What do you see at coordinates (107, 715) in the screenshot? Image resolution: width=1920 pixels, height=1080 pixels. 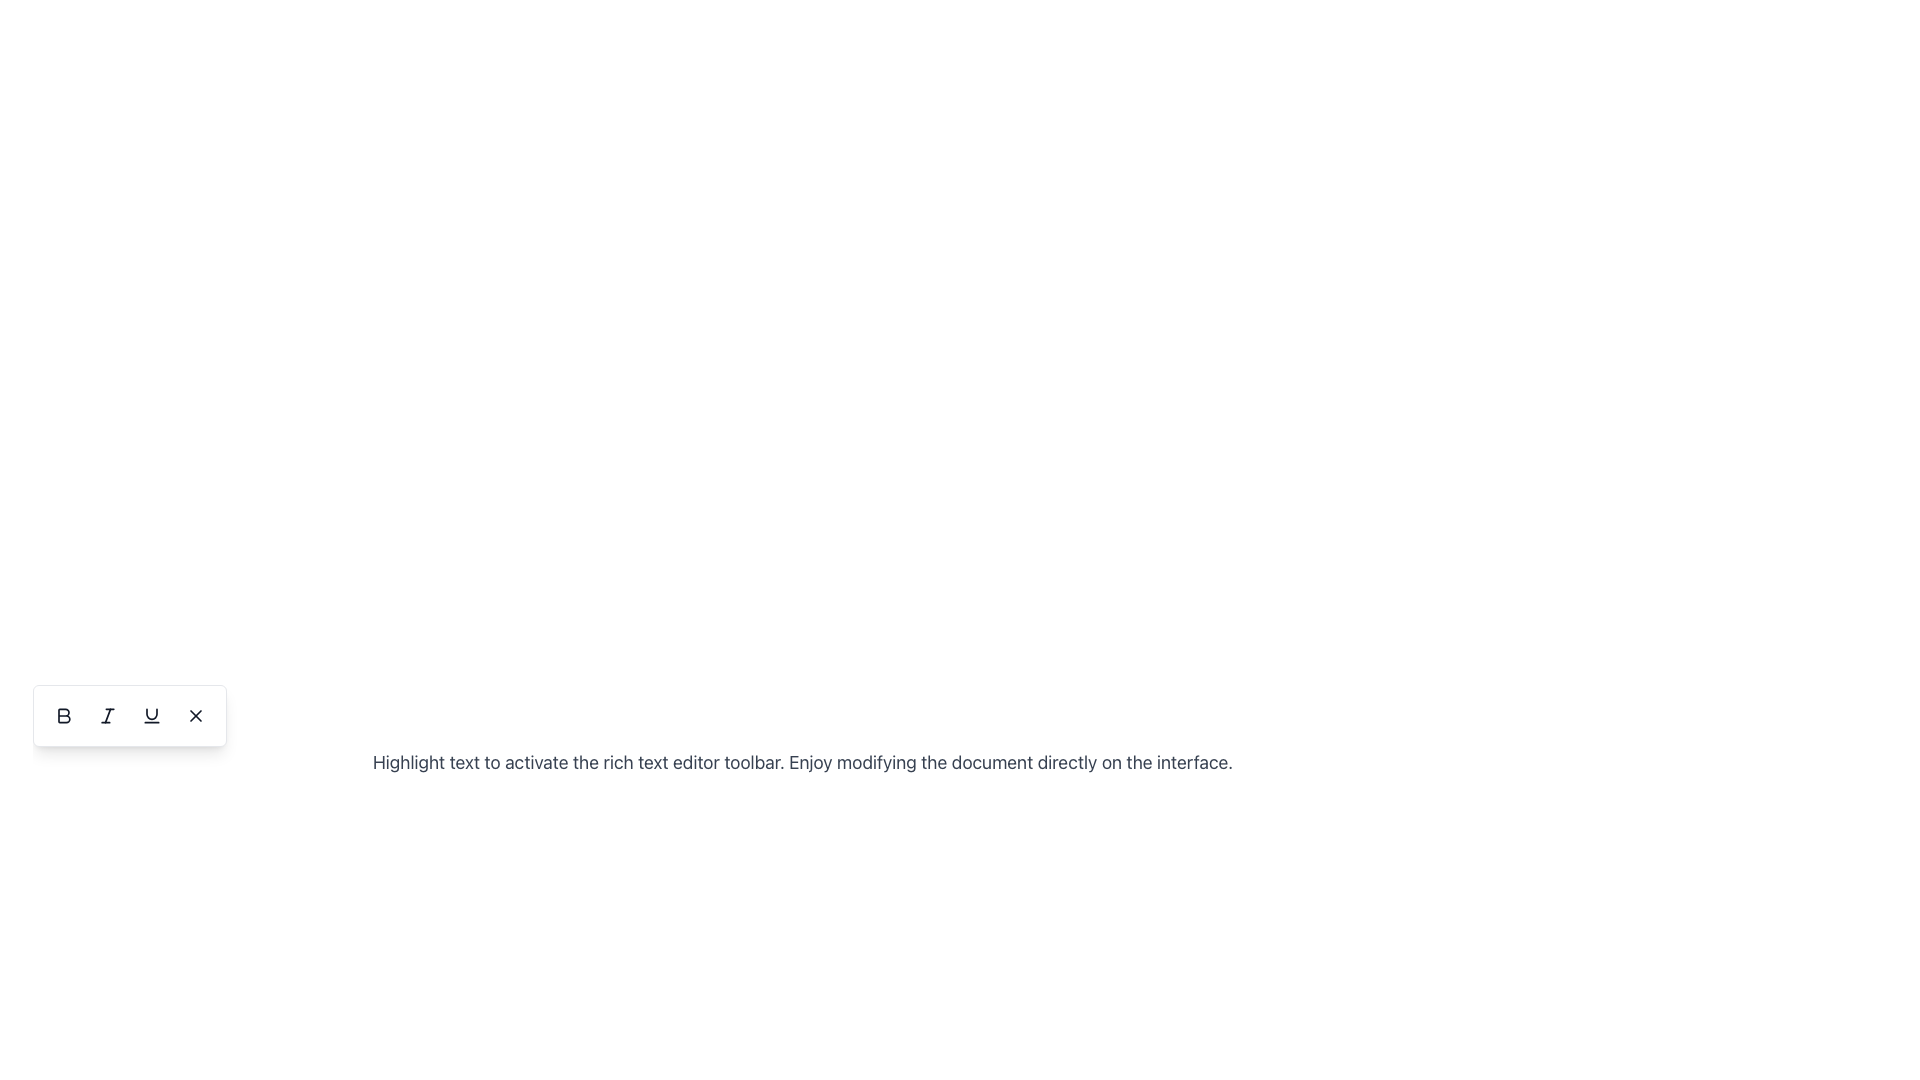 I see `the italicized gray letter I button in the text editing toolbar` at bounding box center [107, 715].